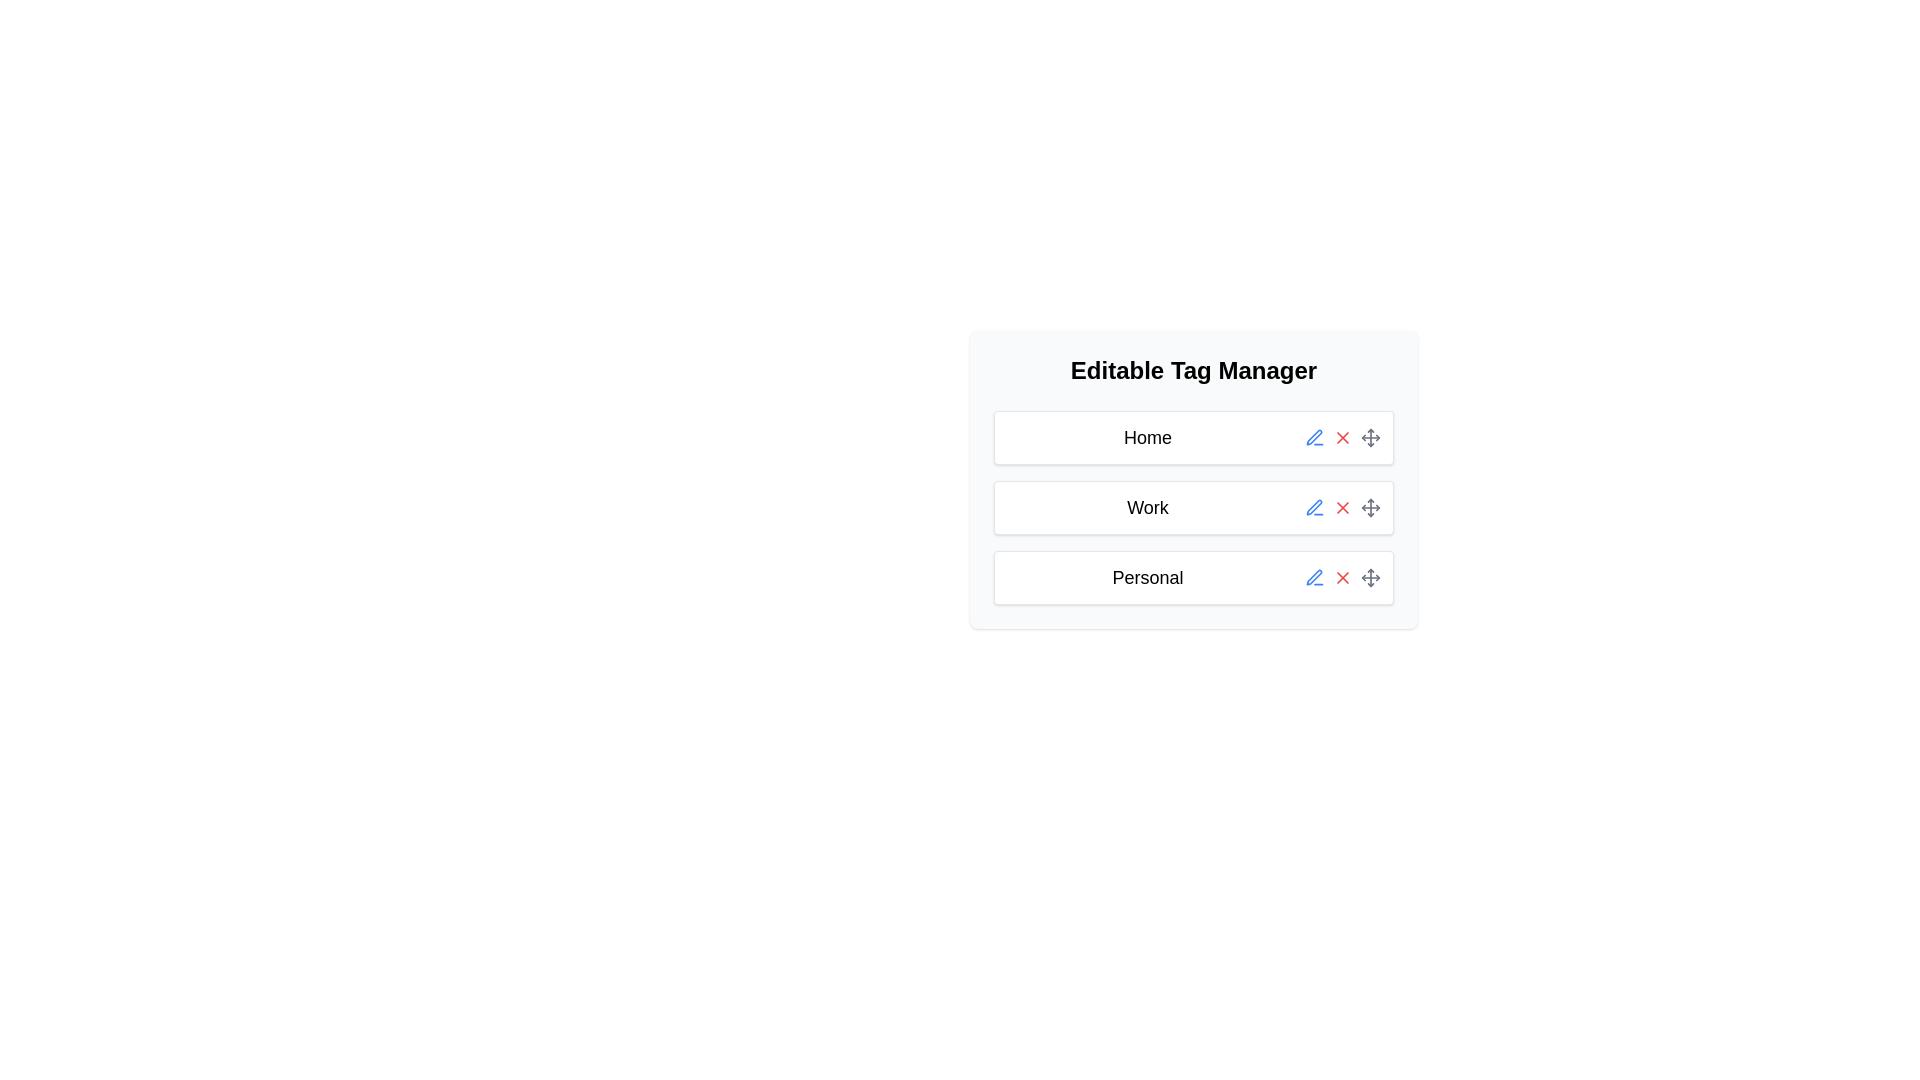 The image size is (1920, 1080). Describe the element at coordinates (1194, 437) in the screenshot. I see `the 'Home' card` at that location.